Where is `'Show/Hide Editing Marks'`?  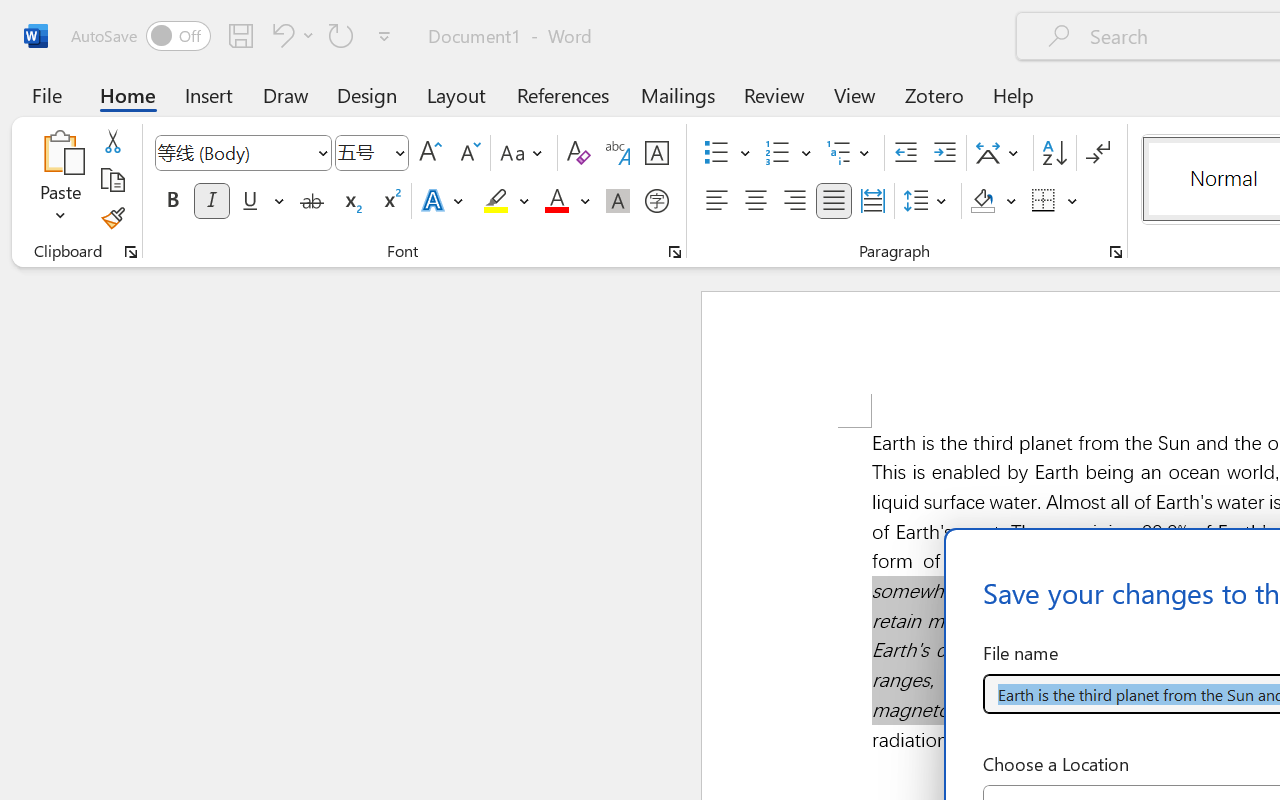
'Show/Hide Editing Marks' is located at coordinates (1097, 153).